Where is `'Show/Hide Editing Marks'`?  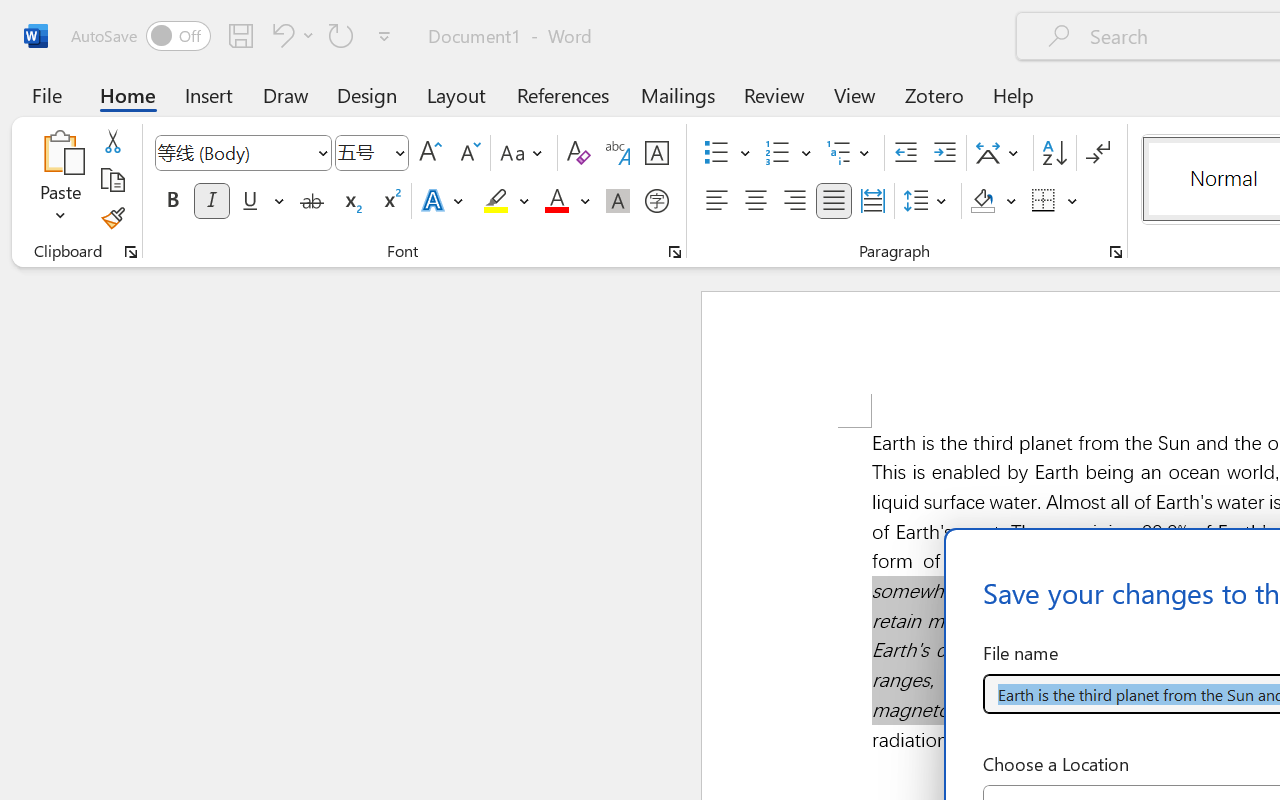
'Show/Hide Editing Marks' is located at coordinates (1097, 153).